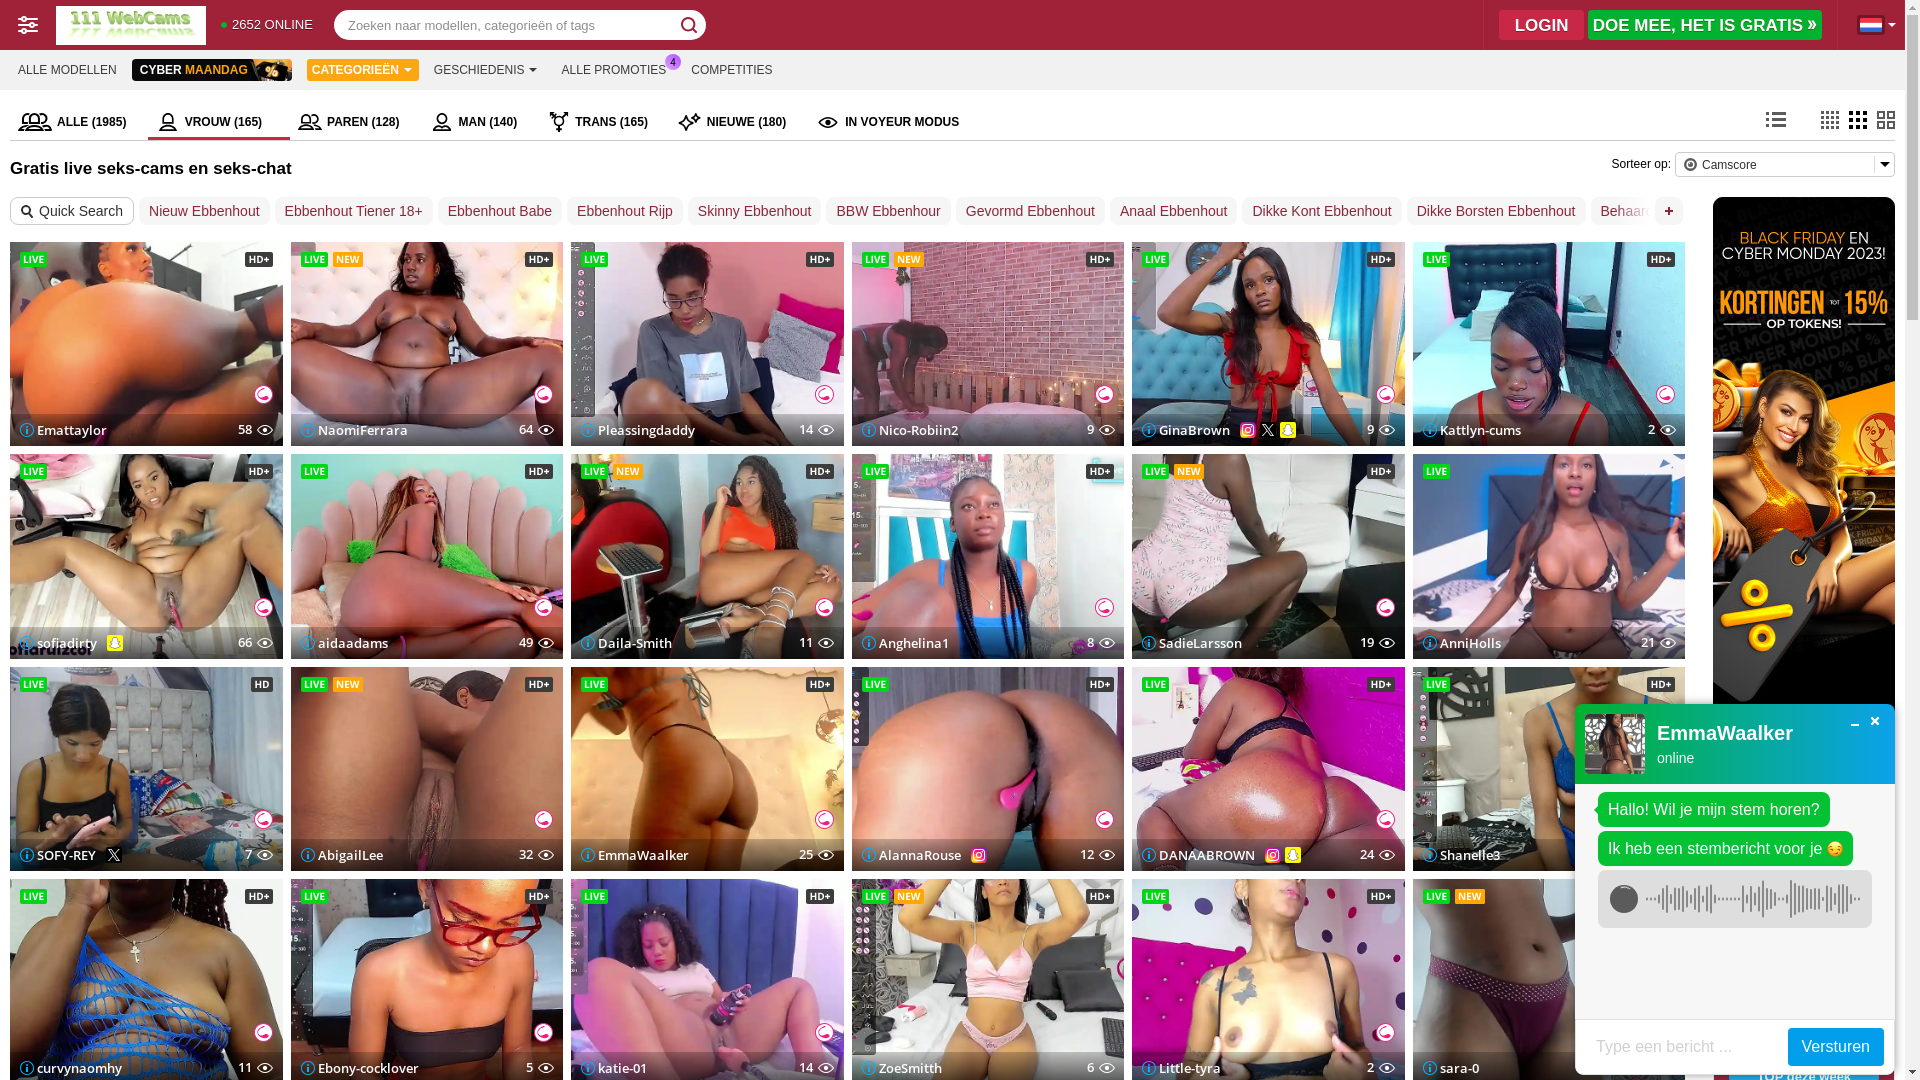  What do you see at coordinates (1540, 24) in the screenshot?
I see `'LOGIN'` at bounding box center [1540, 24].